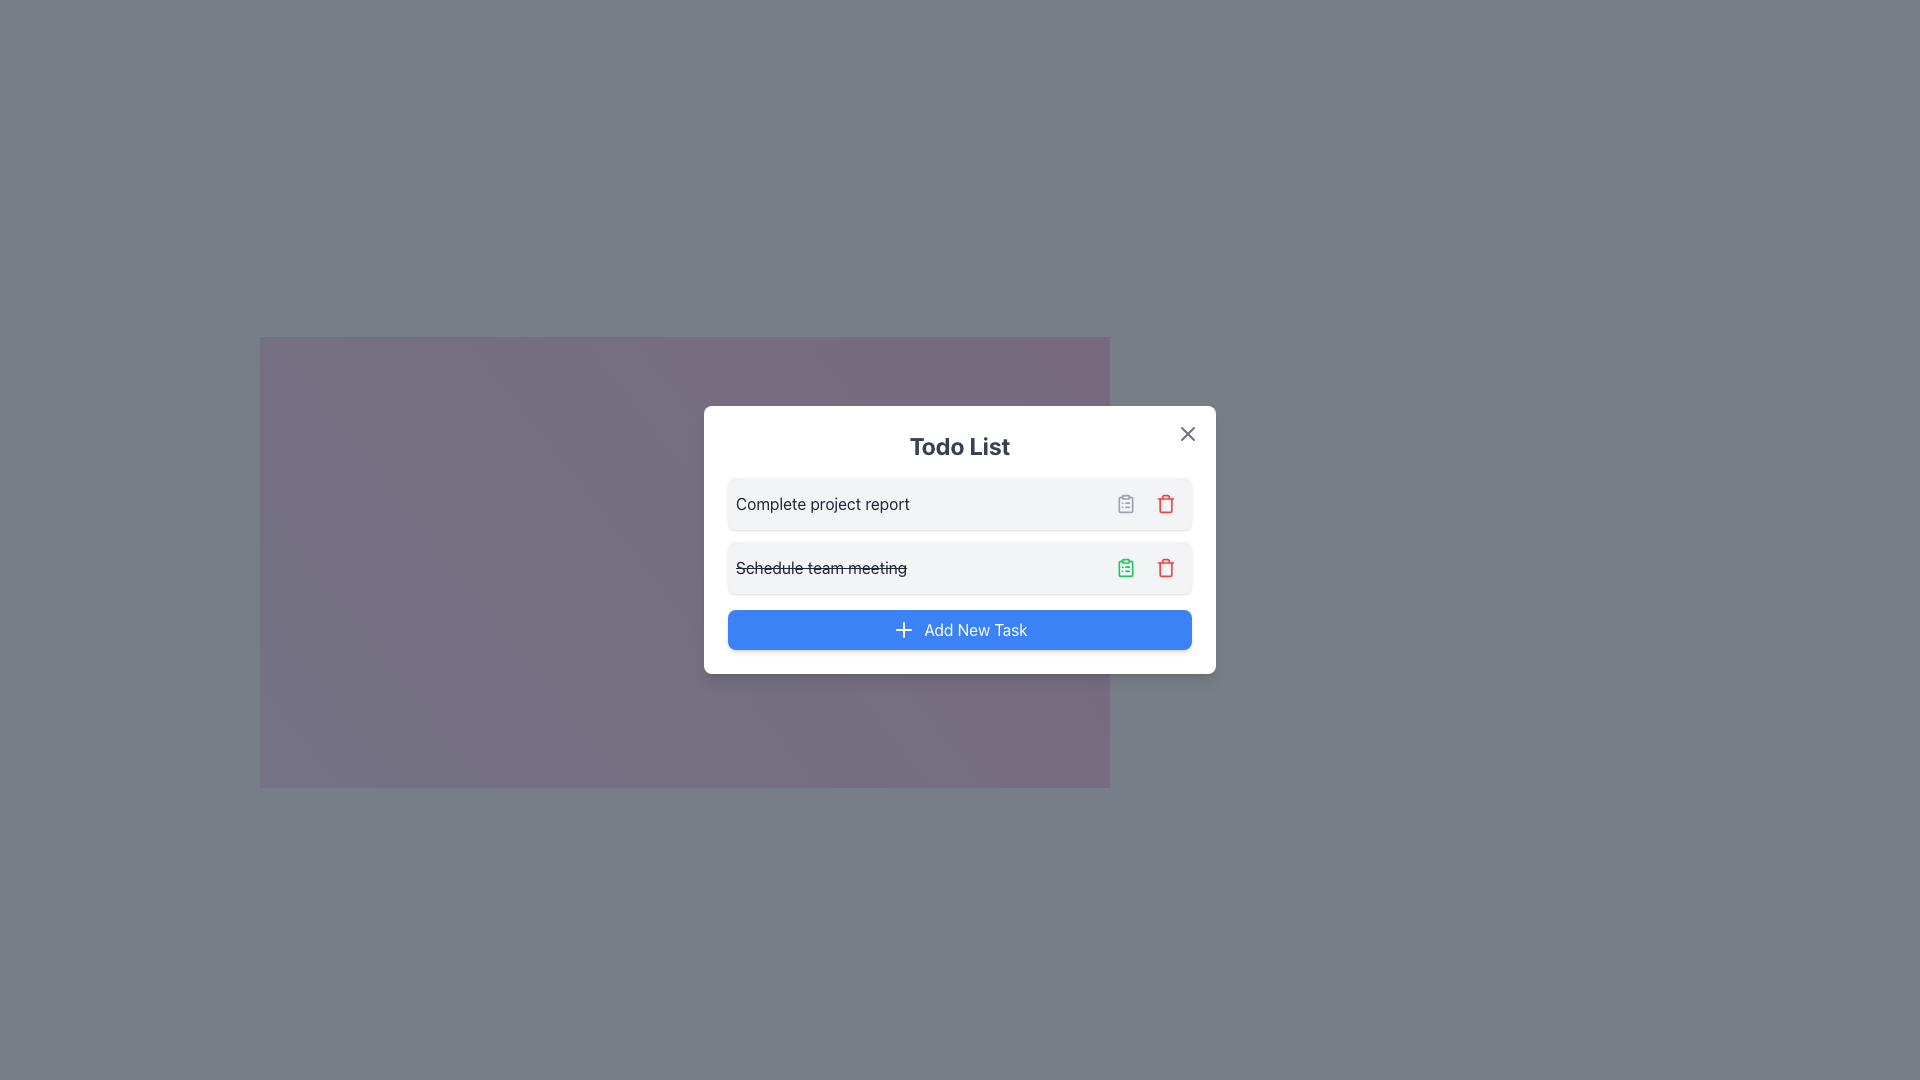  What do you see at coordinates (1166, 503) in the screenshot?
I see `the delete button in the top task row of the 'Todo List' dialog box, located to the far right next to the task text 'Complete project report' to trigger hover effects` at bounding box center [1166, 503].